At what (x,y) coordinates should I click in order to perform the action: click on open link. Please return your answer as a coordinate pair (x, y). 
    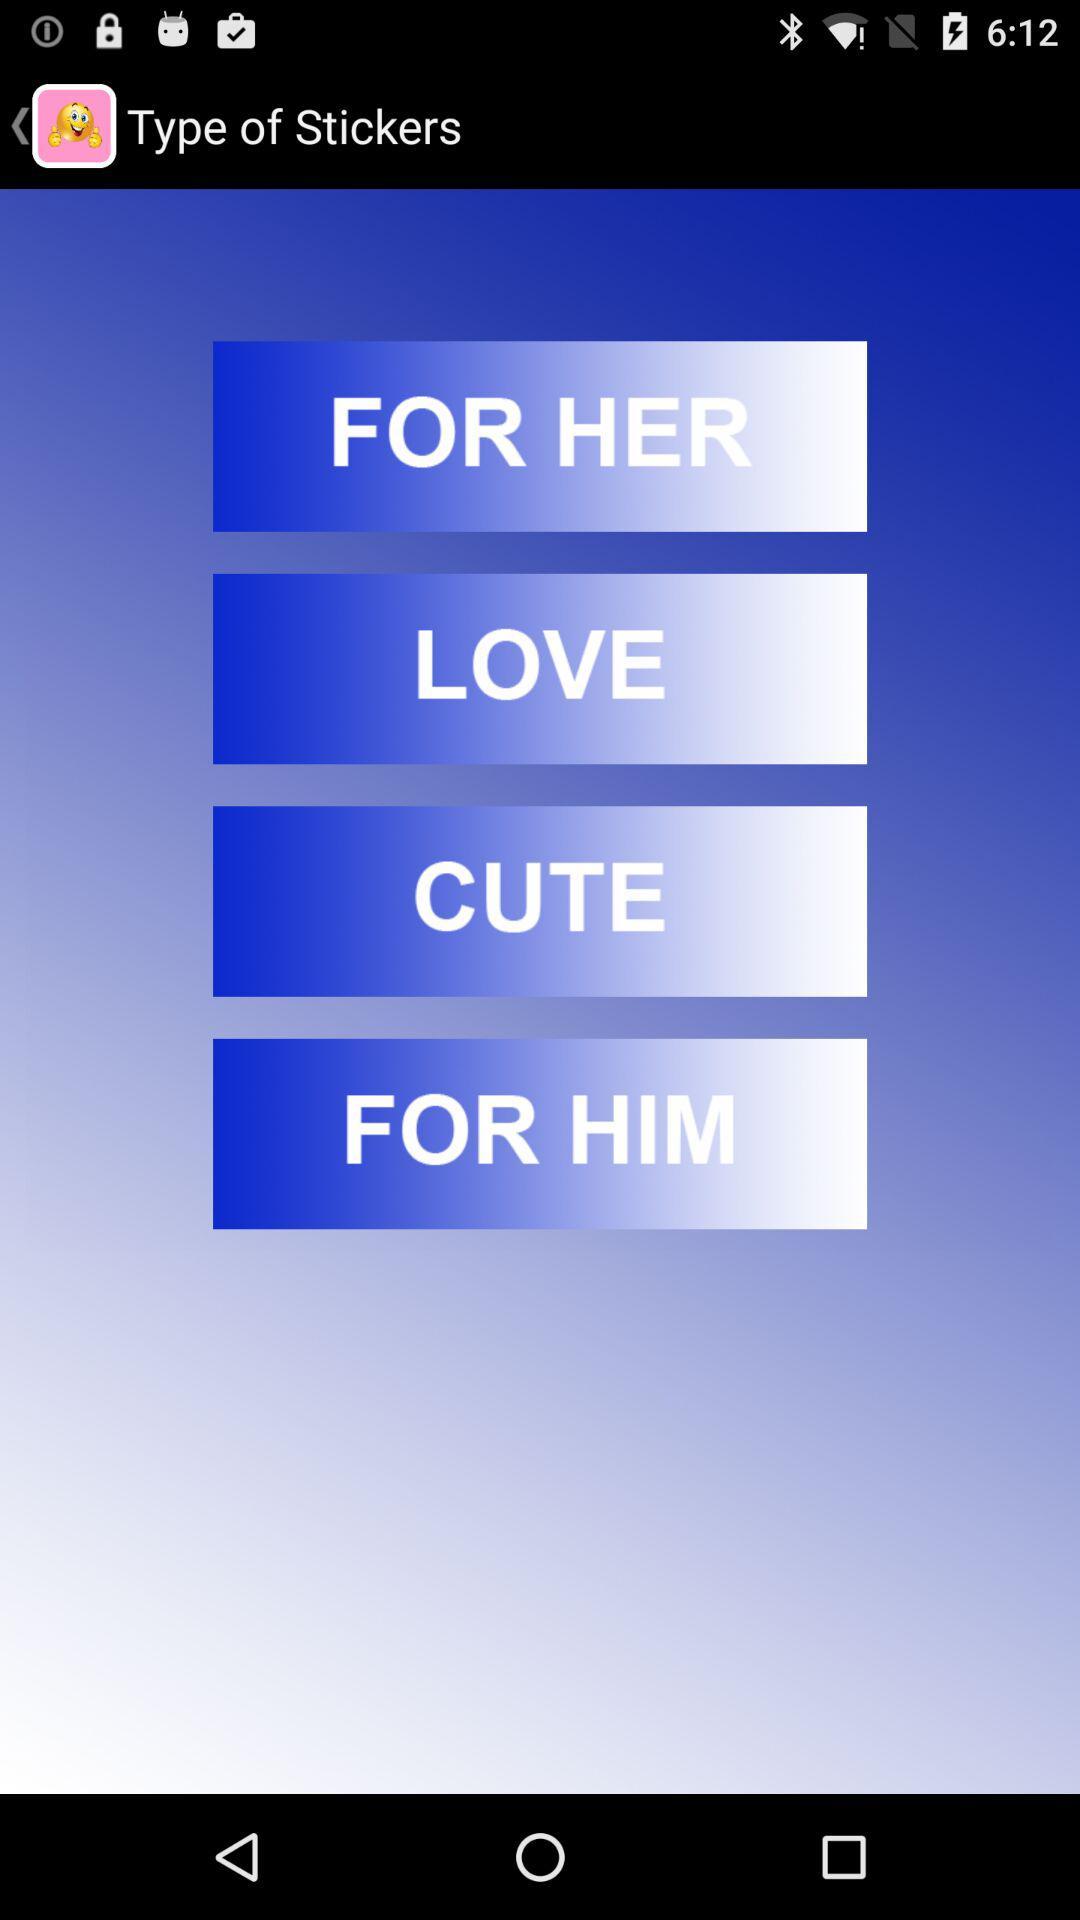
    Looking at the image, I should click on (540, 435).